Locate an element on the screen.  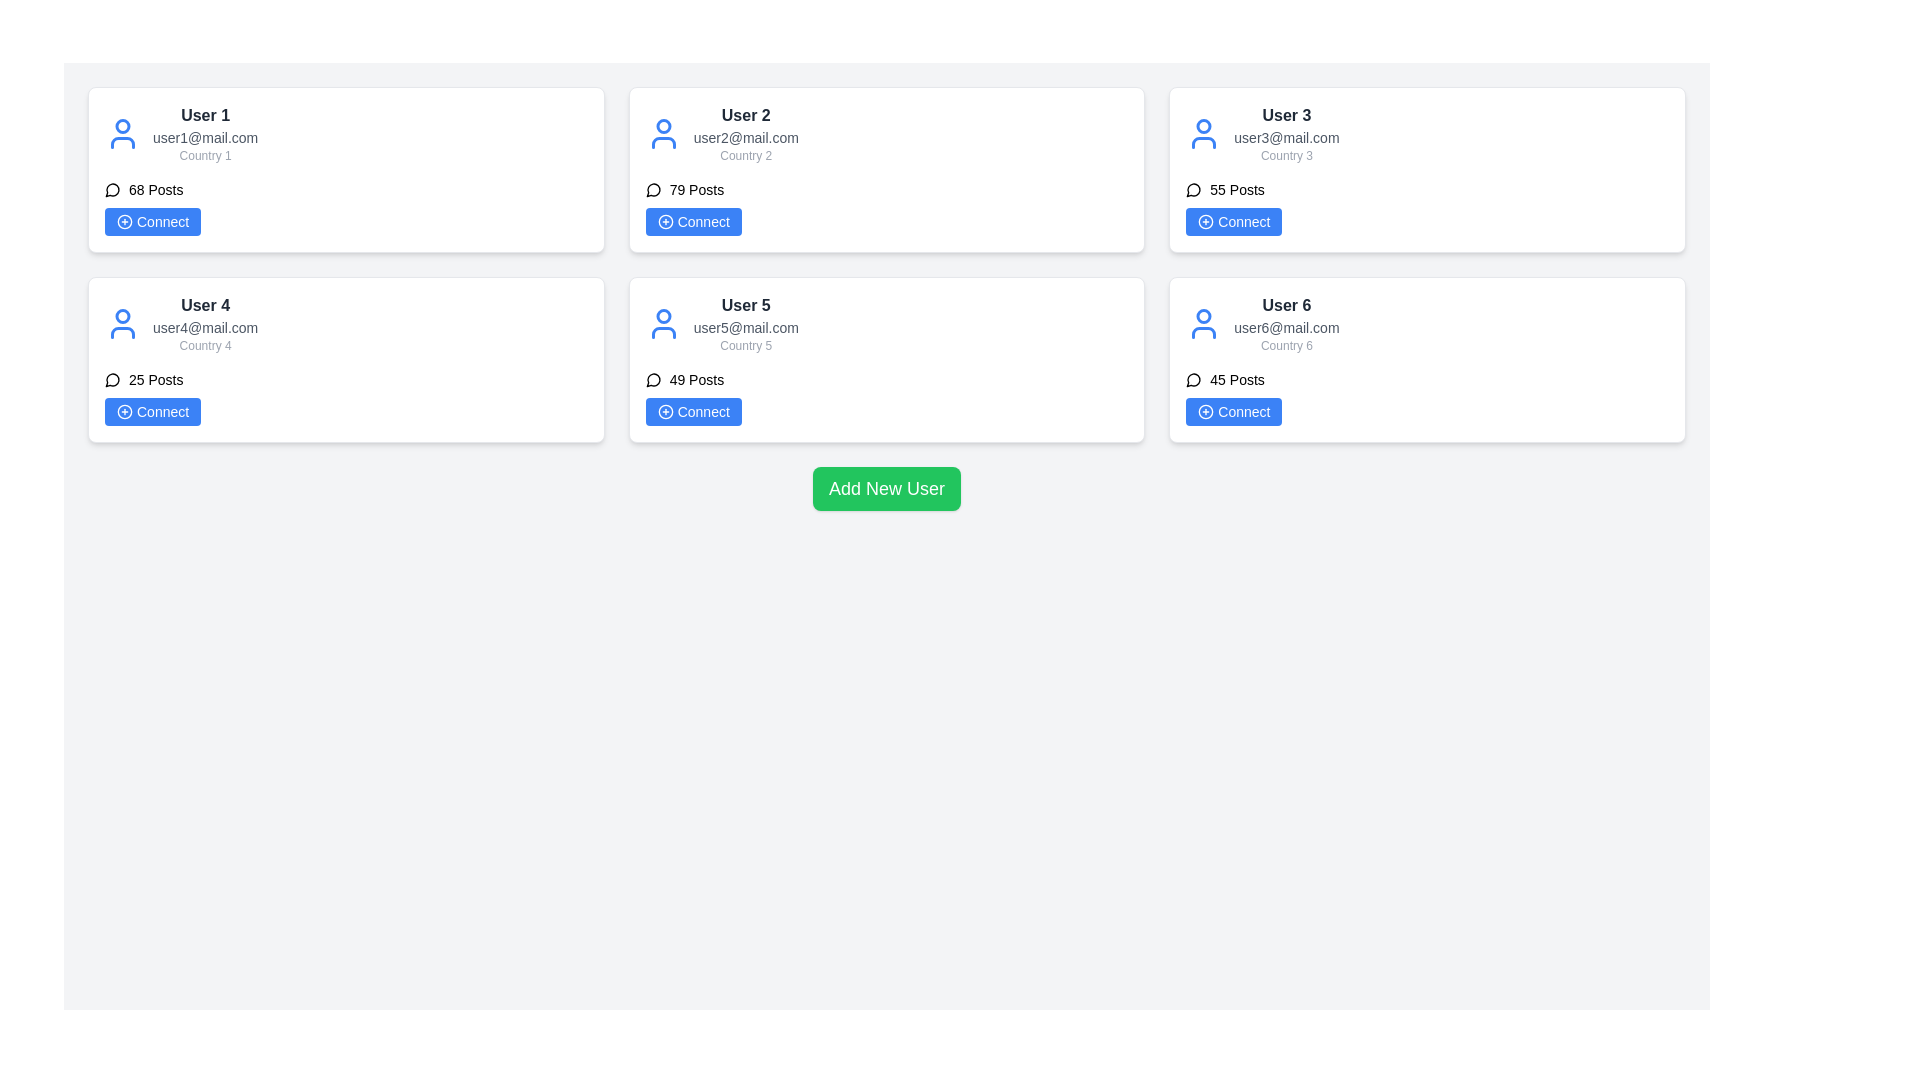
the blue circular user profile icon located above the text 'User 2' in the user card is located at coordinates (663, 126).